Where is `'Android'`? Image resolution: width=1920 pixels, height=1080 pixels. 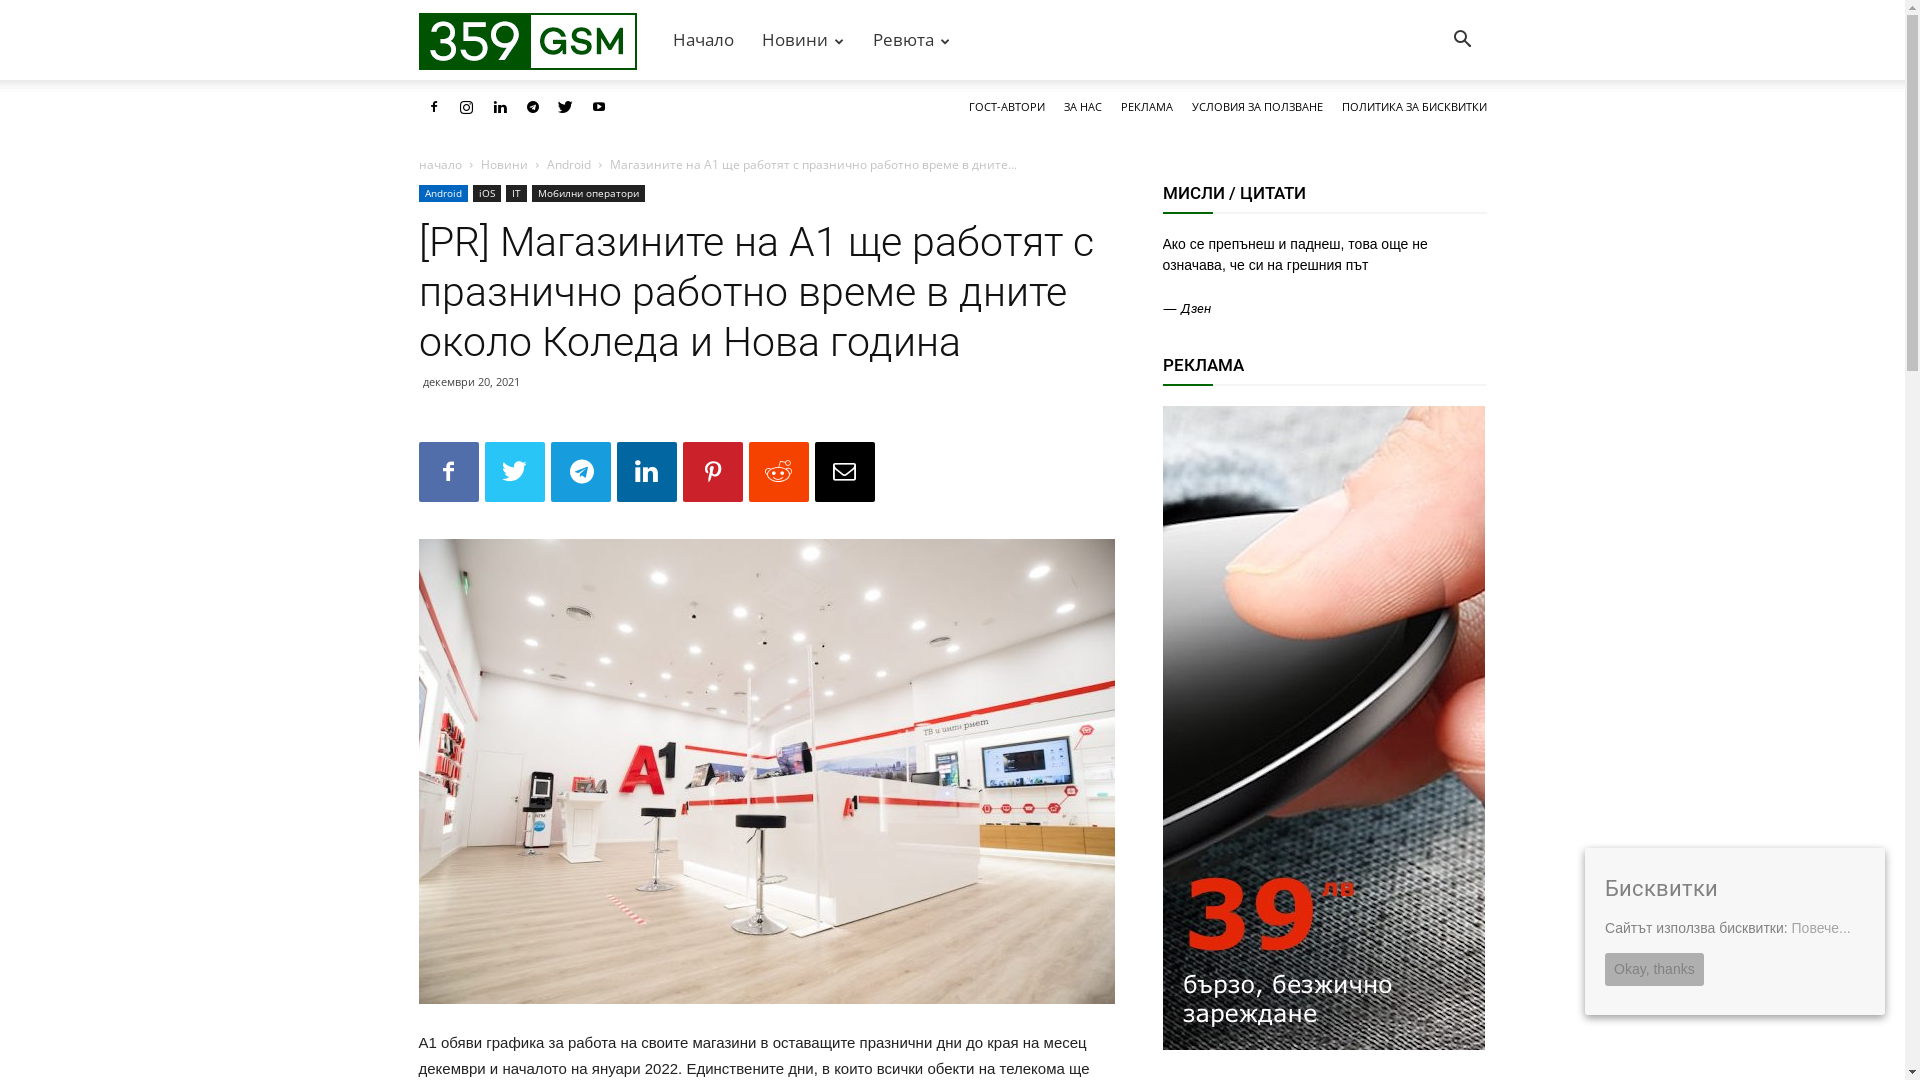
'Android' is located at coordinates (566, 163).